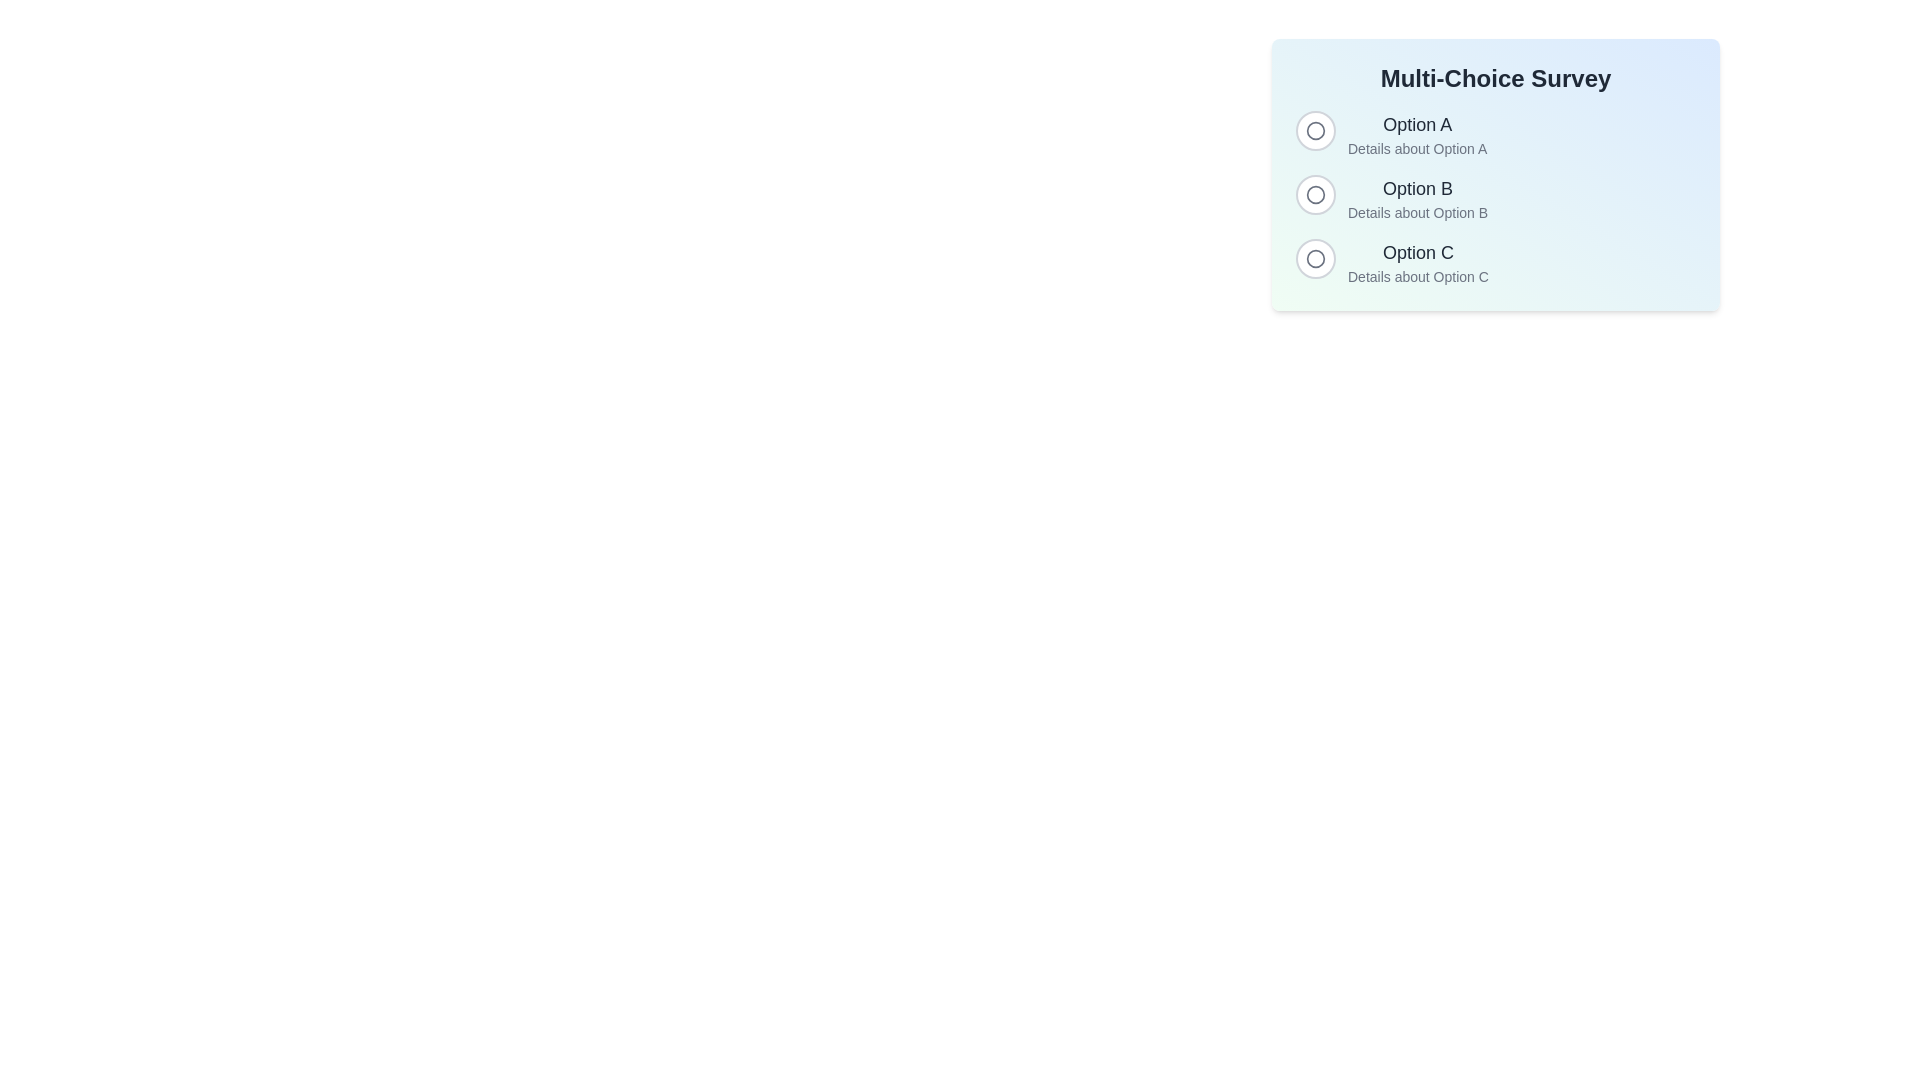  What do you see at coordinates (1315, 130) in the screenshot?
I see `the radio button labeled 'Option A'` at bounding box center [1315, 130].